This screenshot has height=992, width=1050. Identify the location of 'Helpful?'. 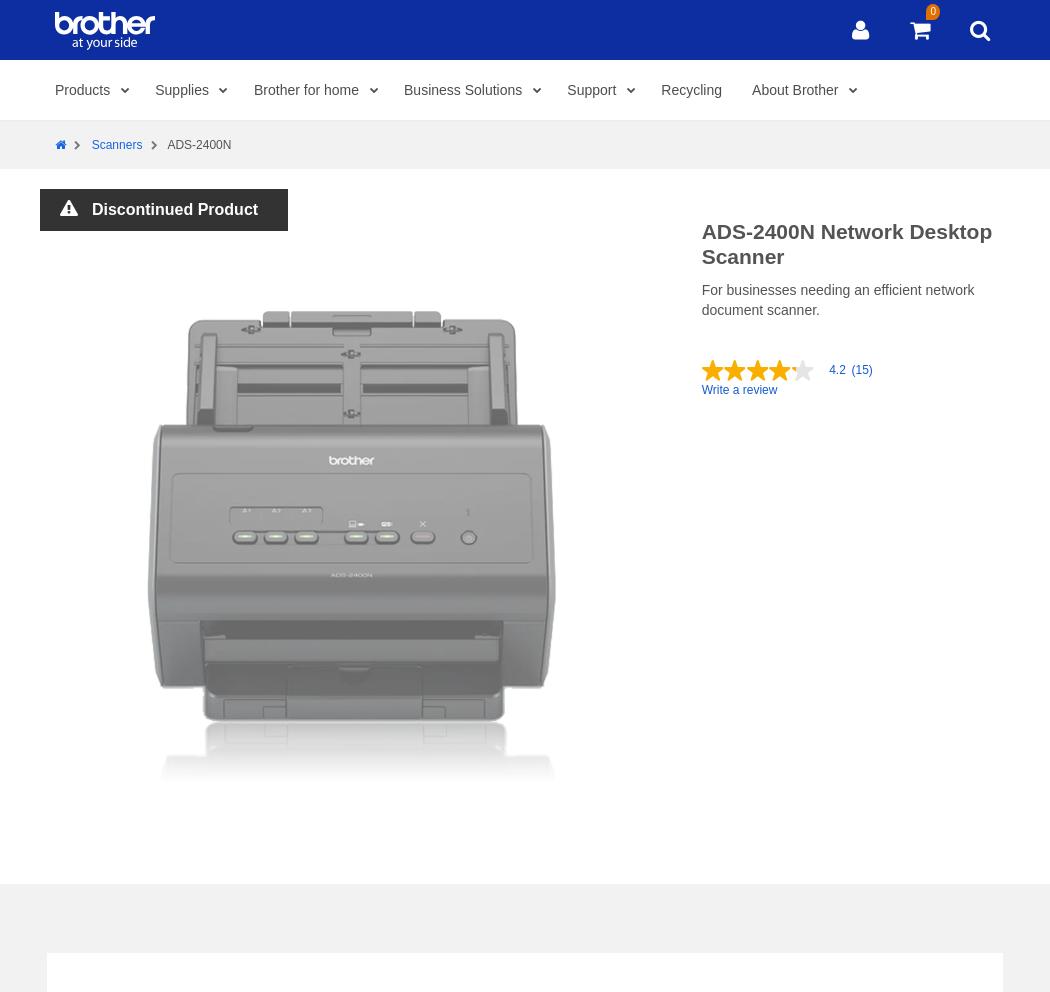
(347, 841).